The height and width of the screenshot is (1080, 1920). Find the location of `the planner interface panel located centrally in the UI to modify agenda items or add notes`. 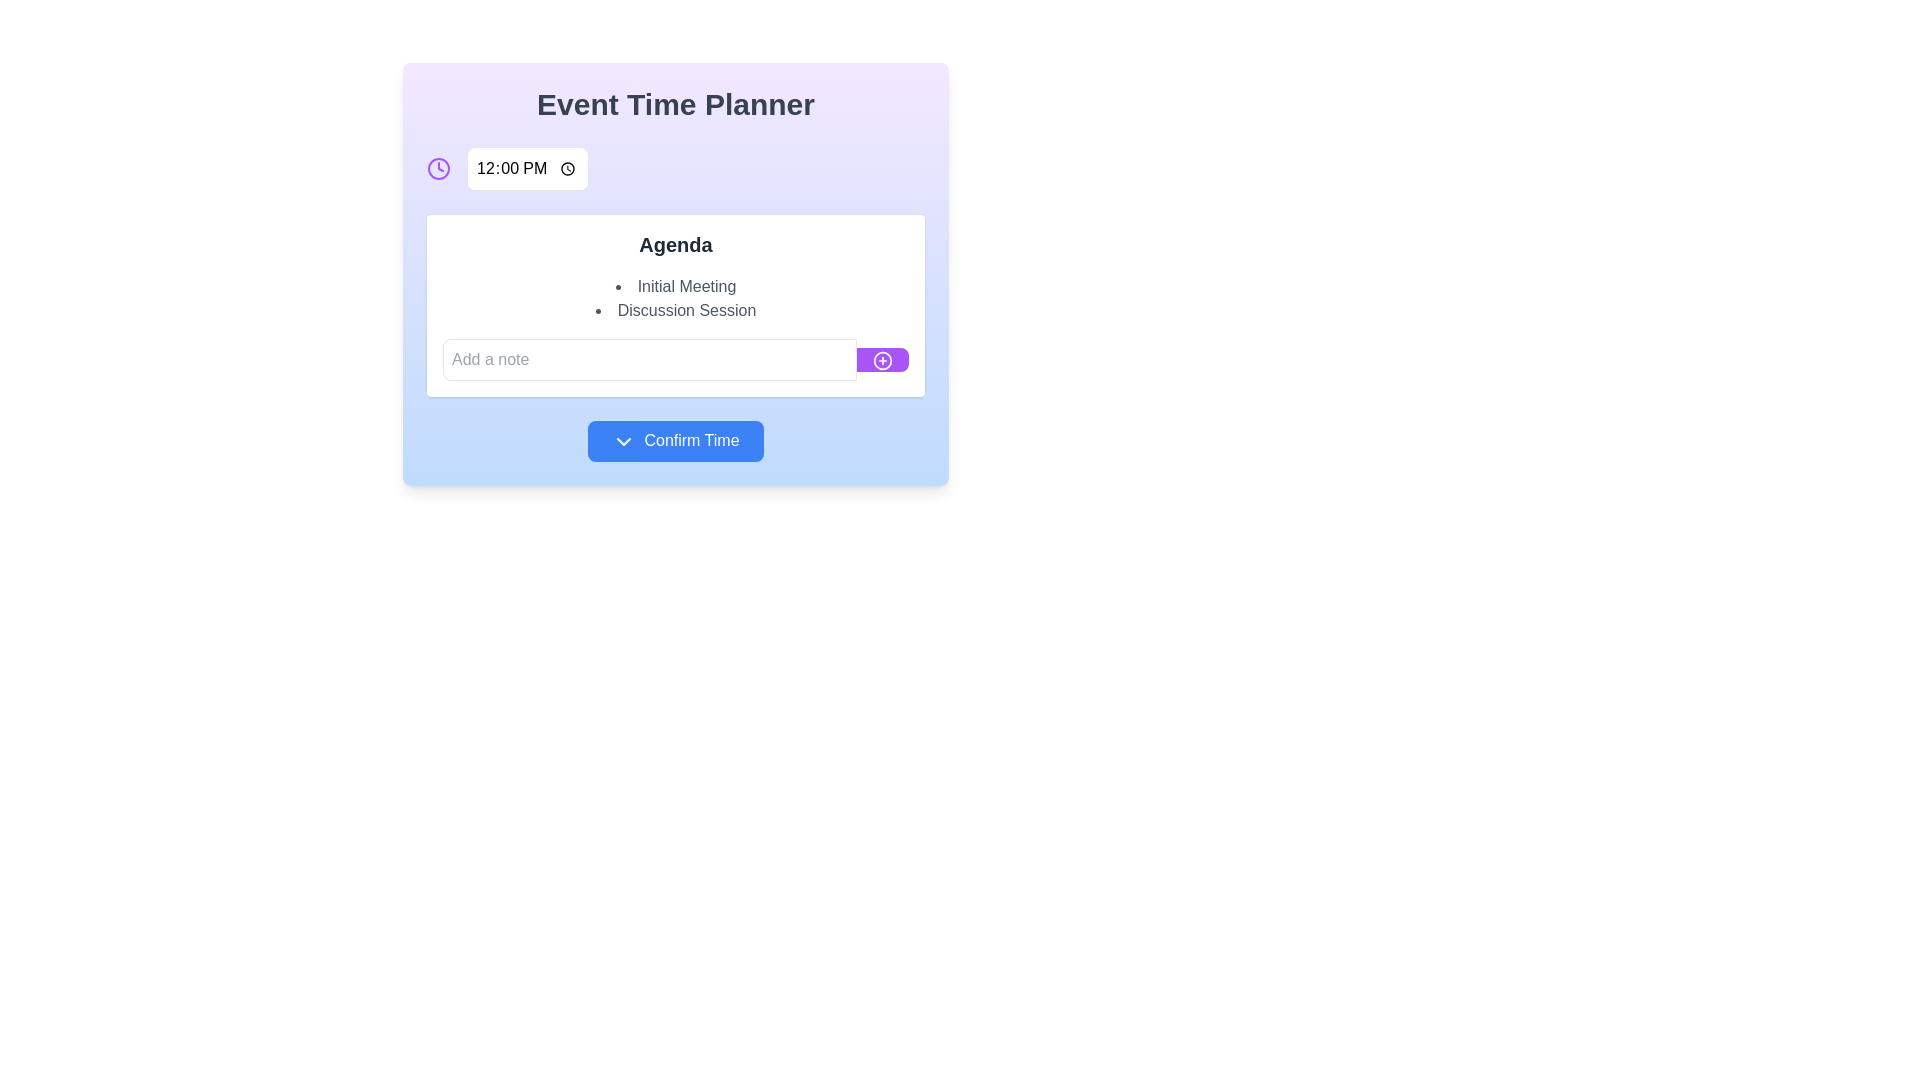

the planner interface panel located centrally in the UI to modify agenda items or add notes is located at coordinates (676, 273).